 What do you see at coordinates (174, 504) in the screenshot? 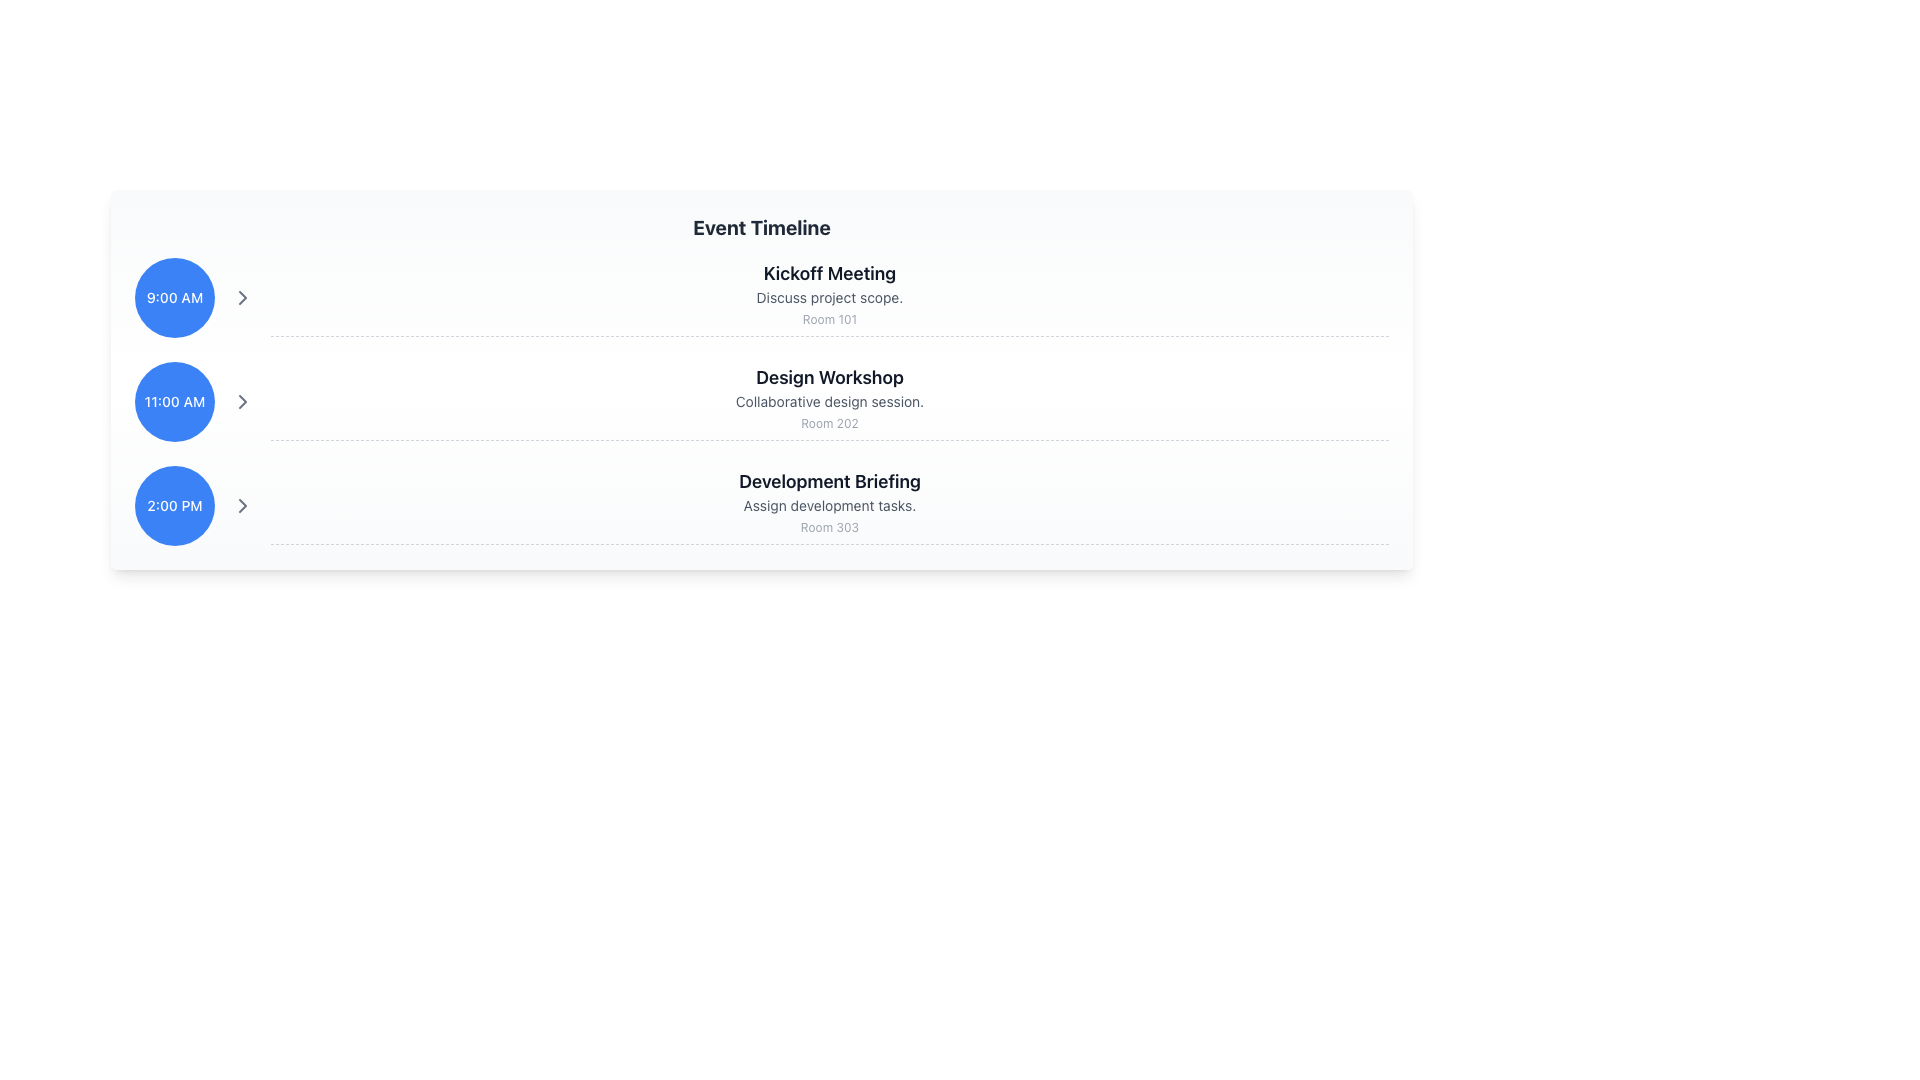
I see `the blue circular badge displaying '2:00 PM' in the third row labeled 'Development Briefing'` at bounding box center [174, 504].